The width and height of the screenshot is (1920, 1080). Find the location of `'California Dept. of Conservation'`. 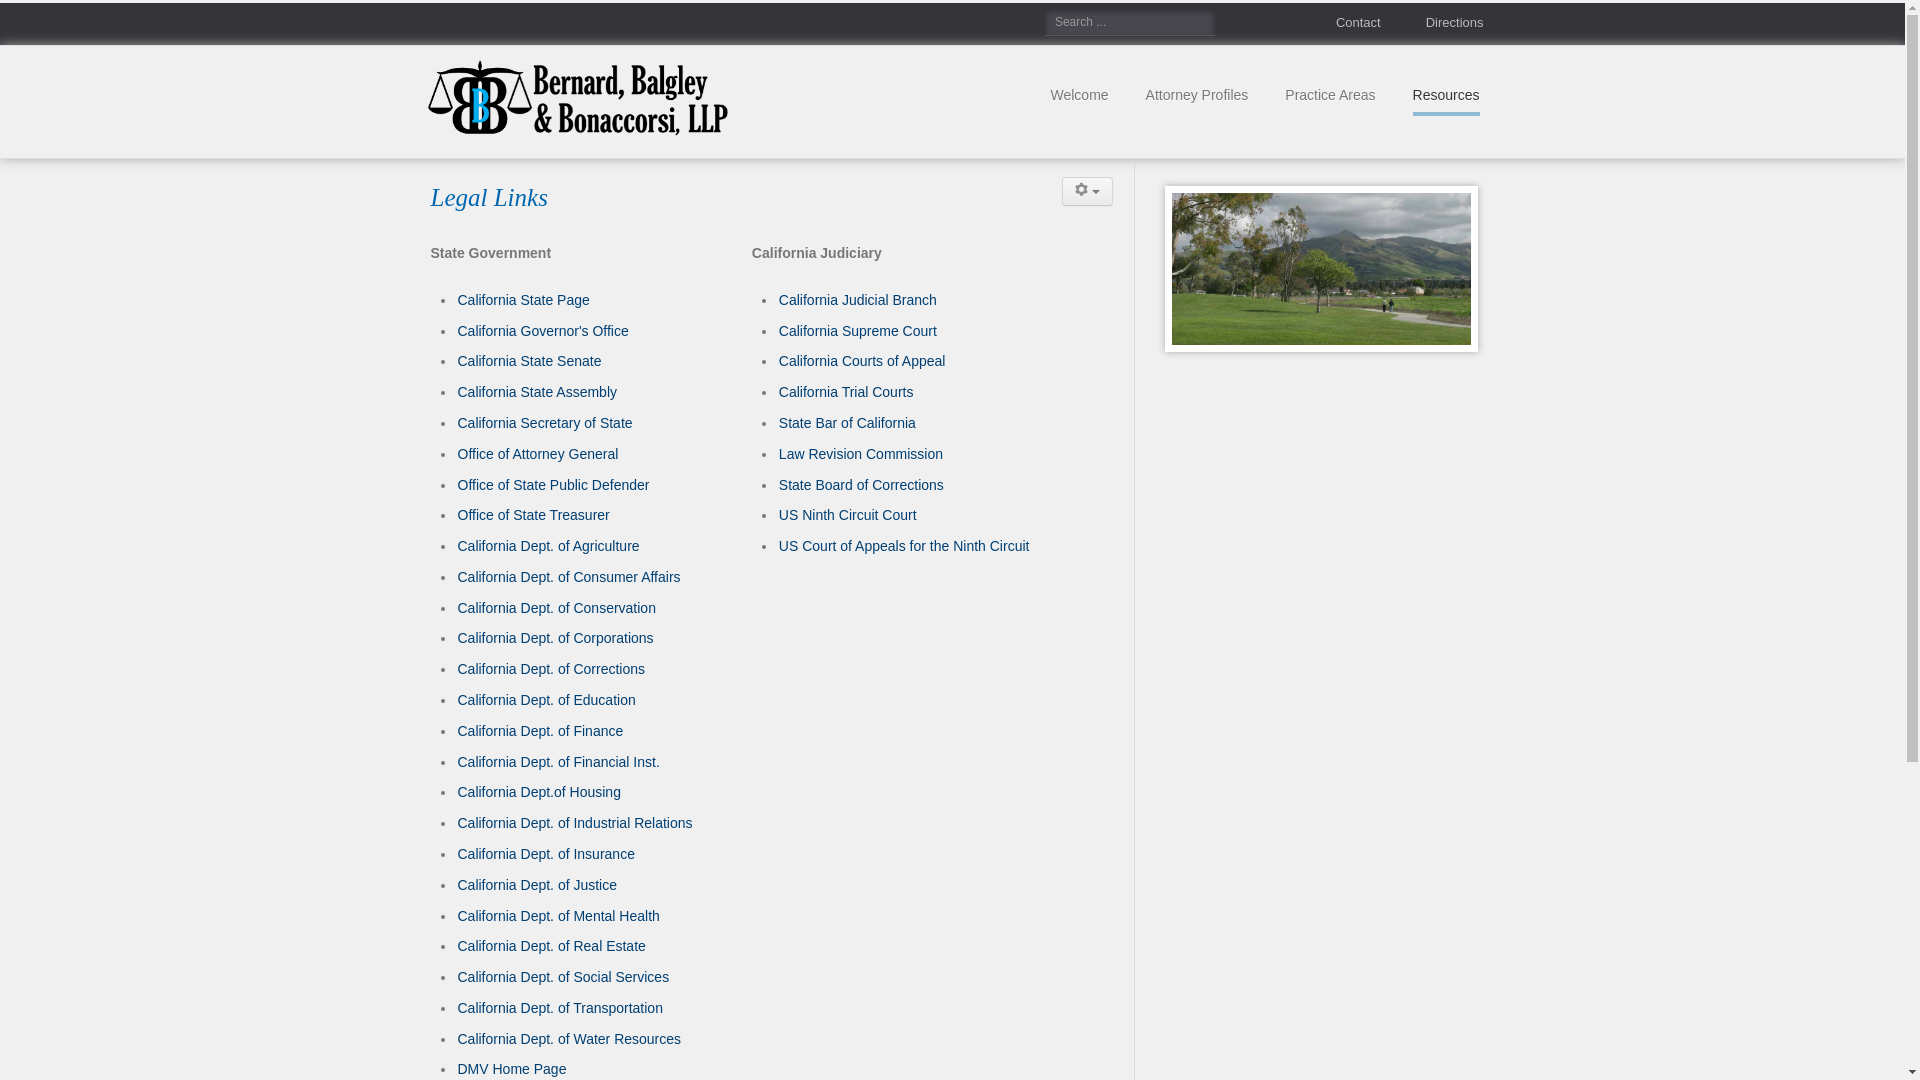

'California Dept. of Conservation' is located at coordinates (556, 607).